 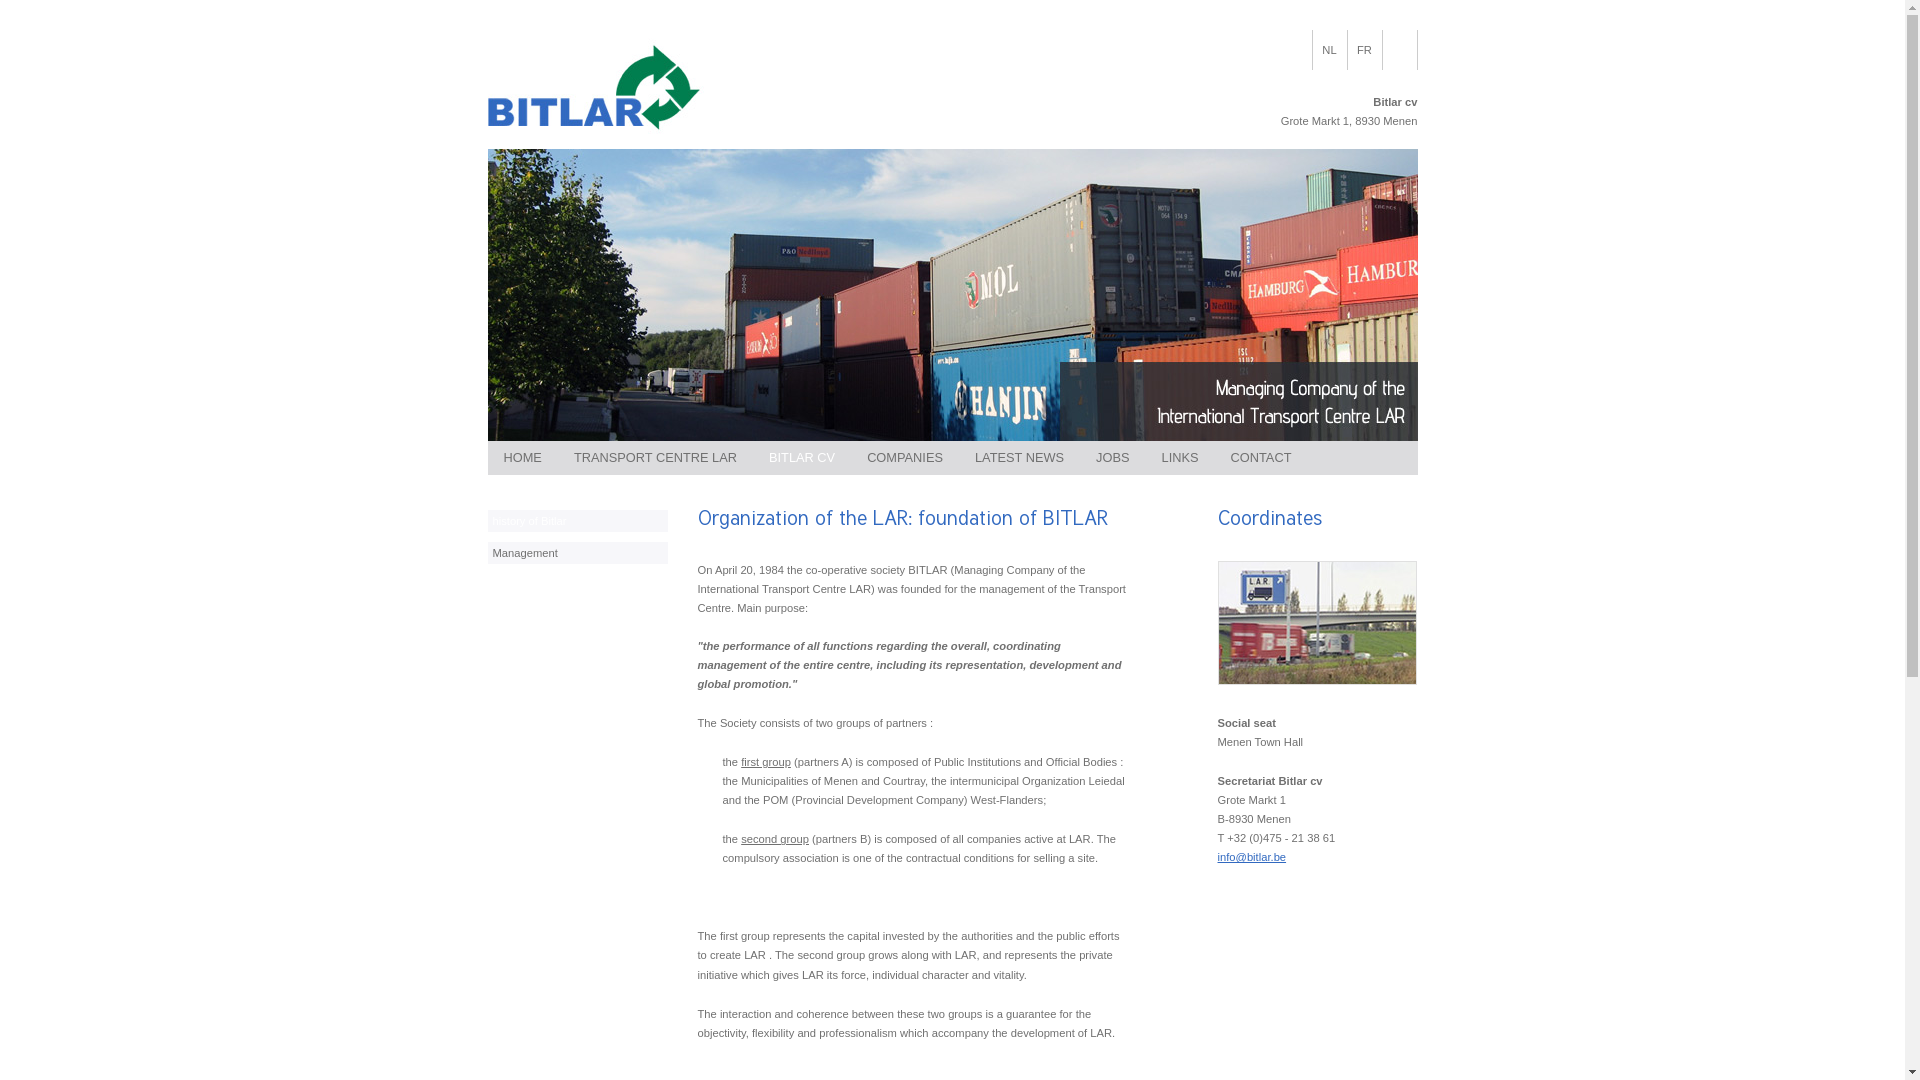 What do you see at coordinates (655, 458) in the screenshot?
I see `'TRANSPORT CENTRE LAR'` at bounding box center [655, 458].